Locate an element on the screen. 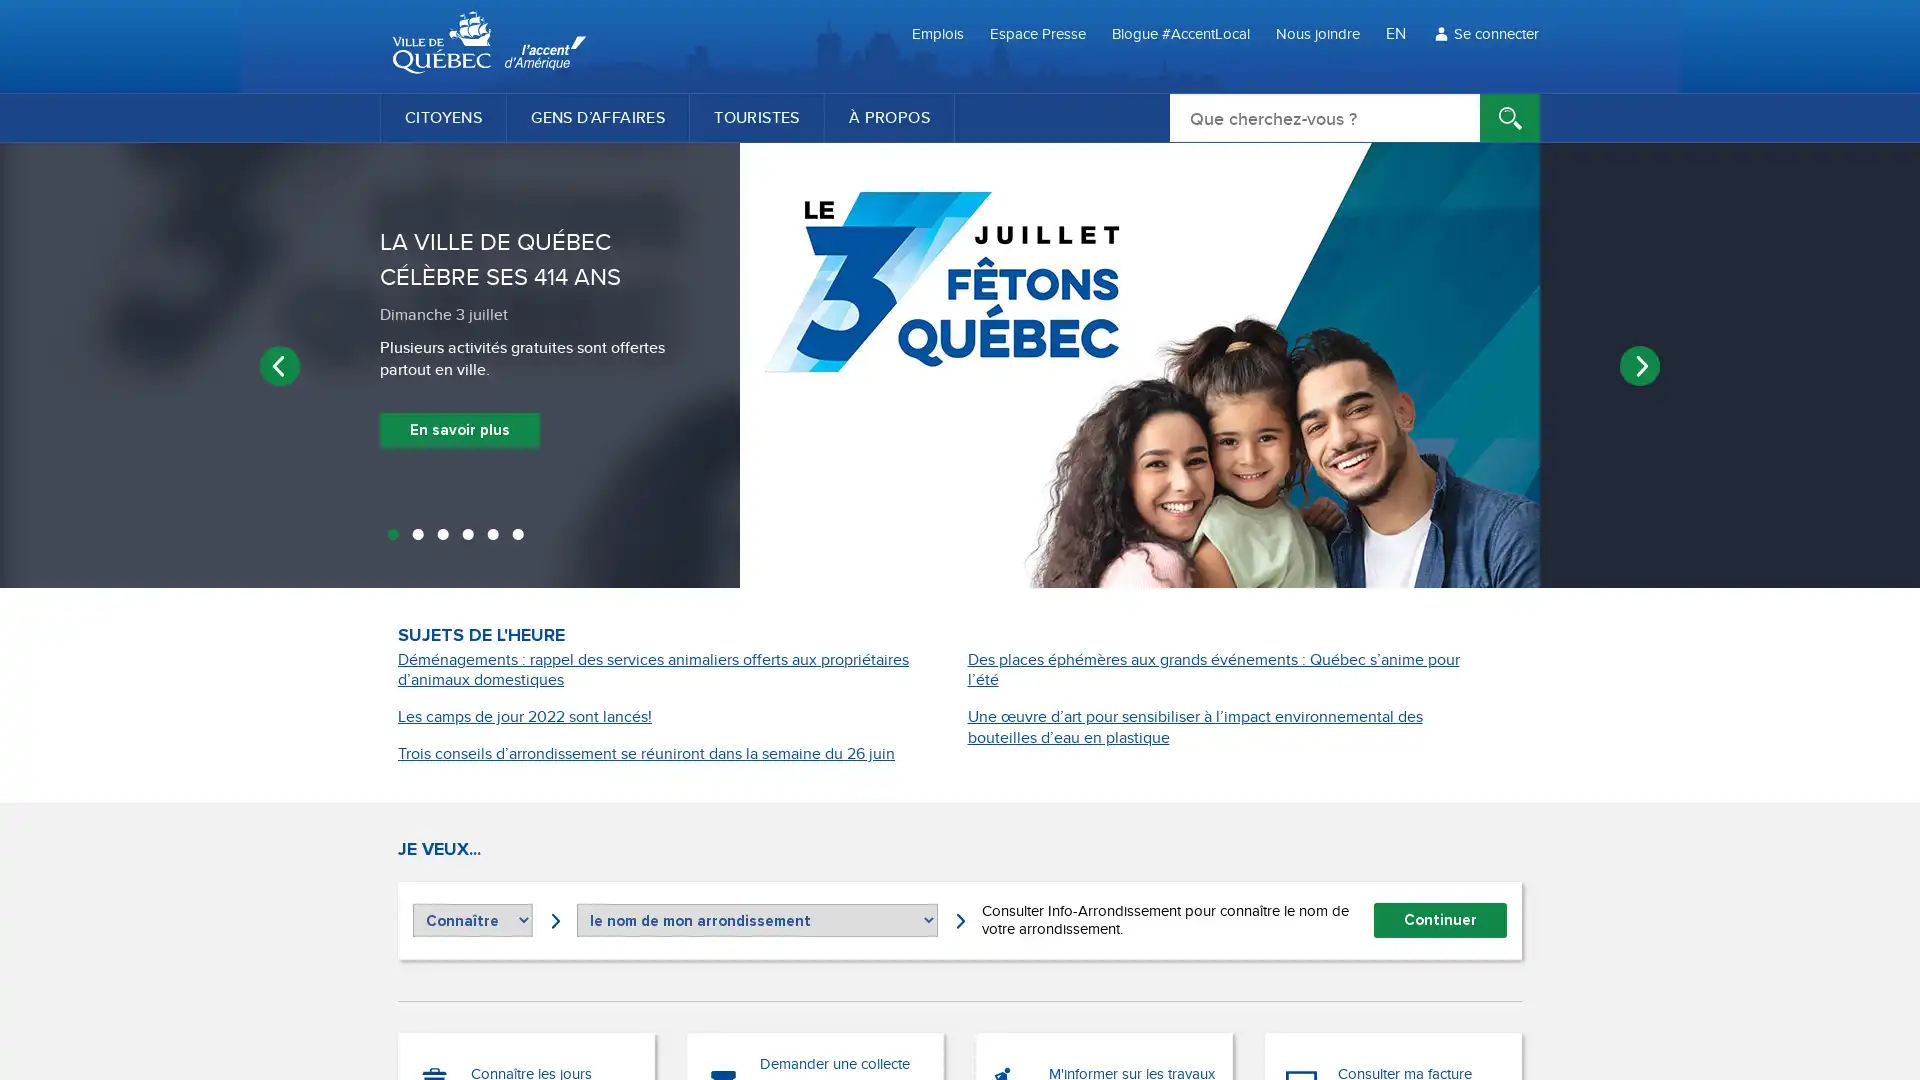 The height and width of the screenshot is (1080, 1920). Diapositive numero 5 is located at coordinates (492, 535).